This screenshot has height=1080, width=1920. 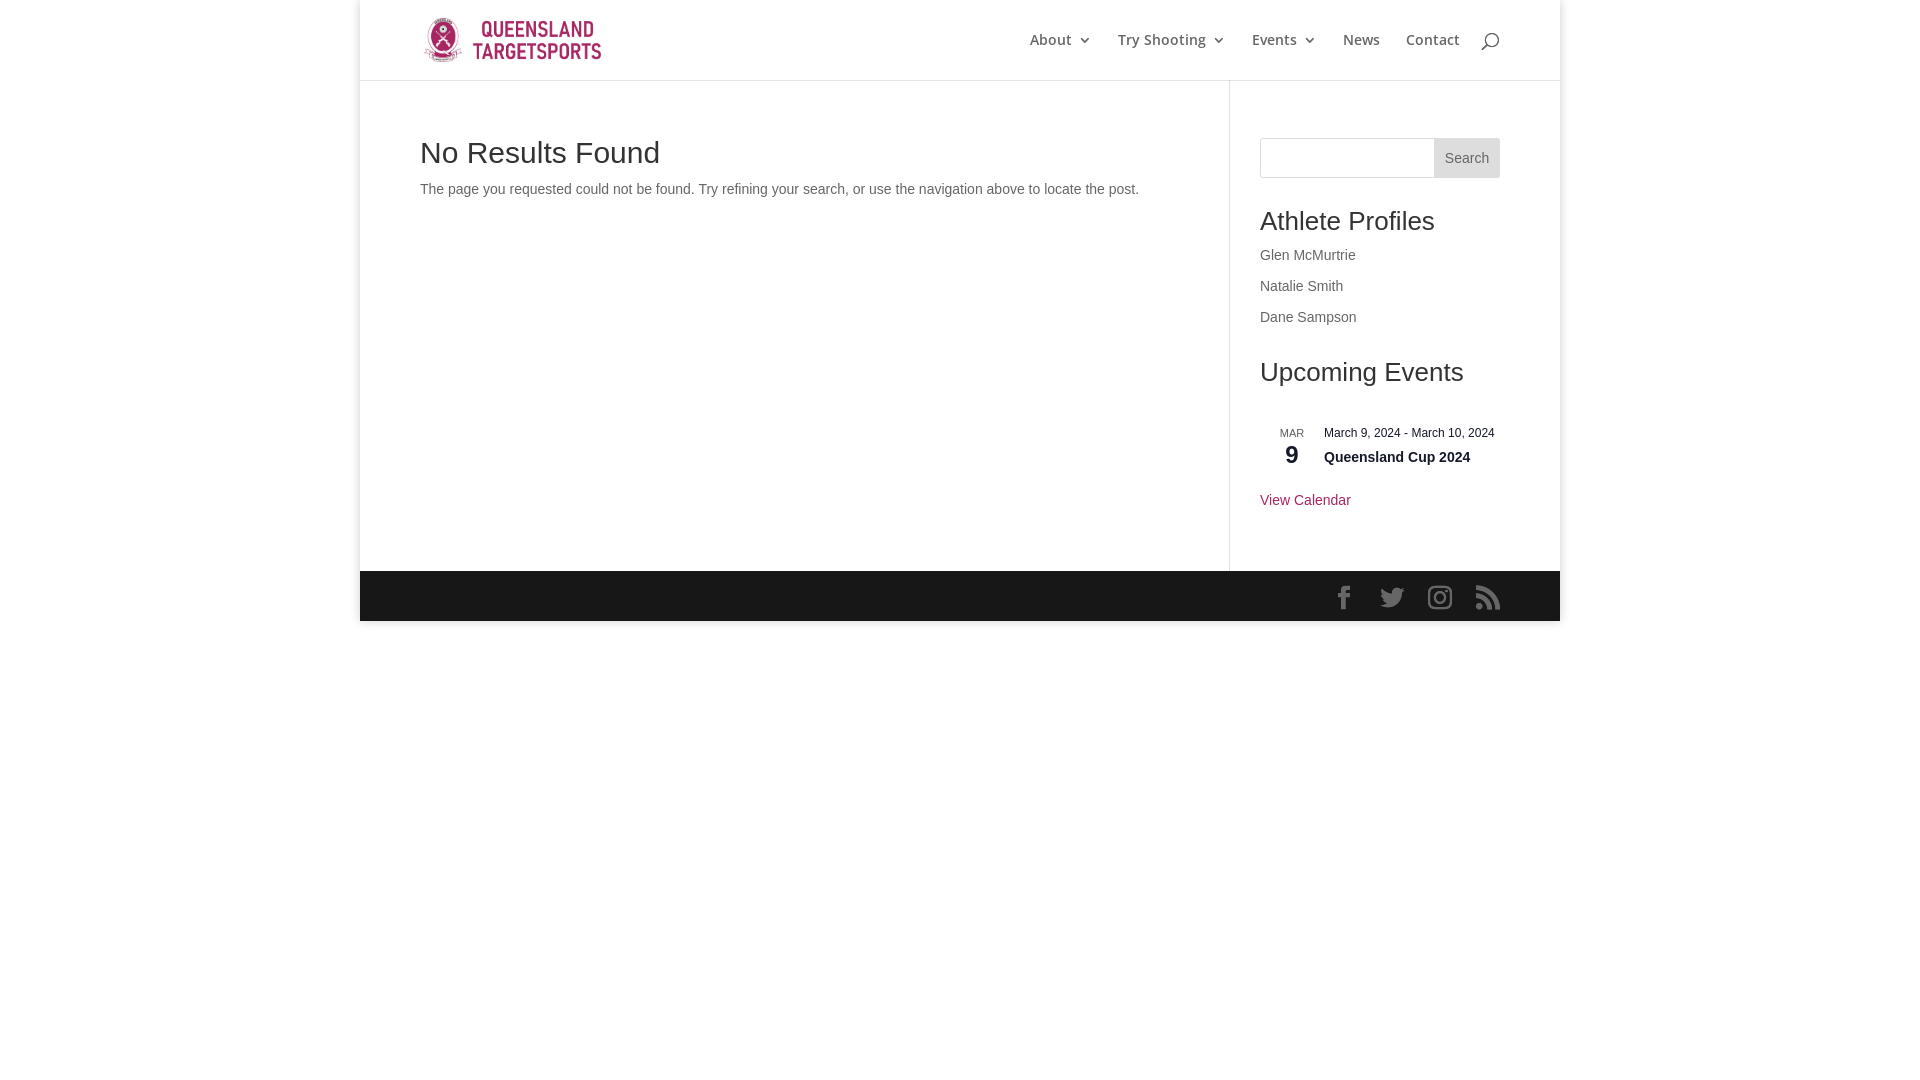 I want to click on 'About', so click(x=1030, y=55).